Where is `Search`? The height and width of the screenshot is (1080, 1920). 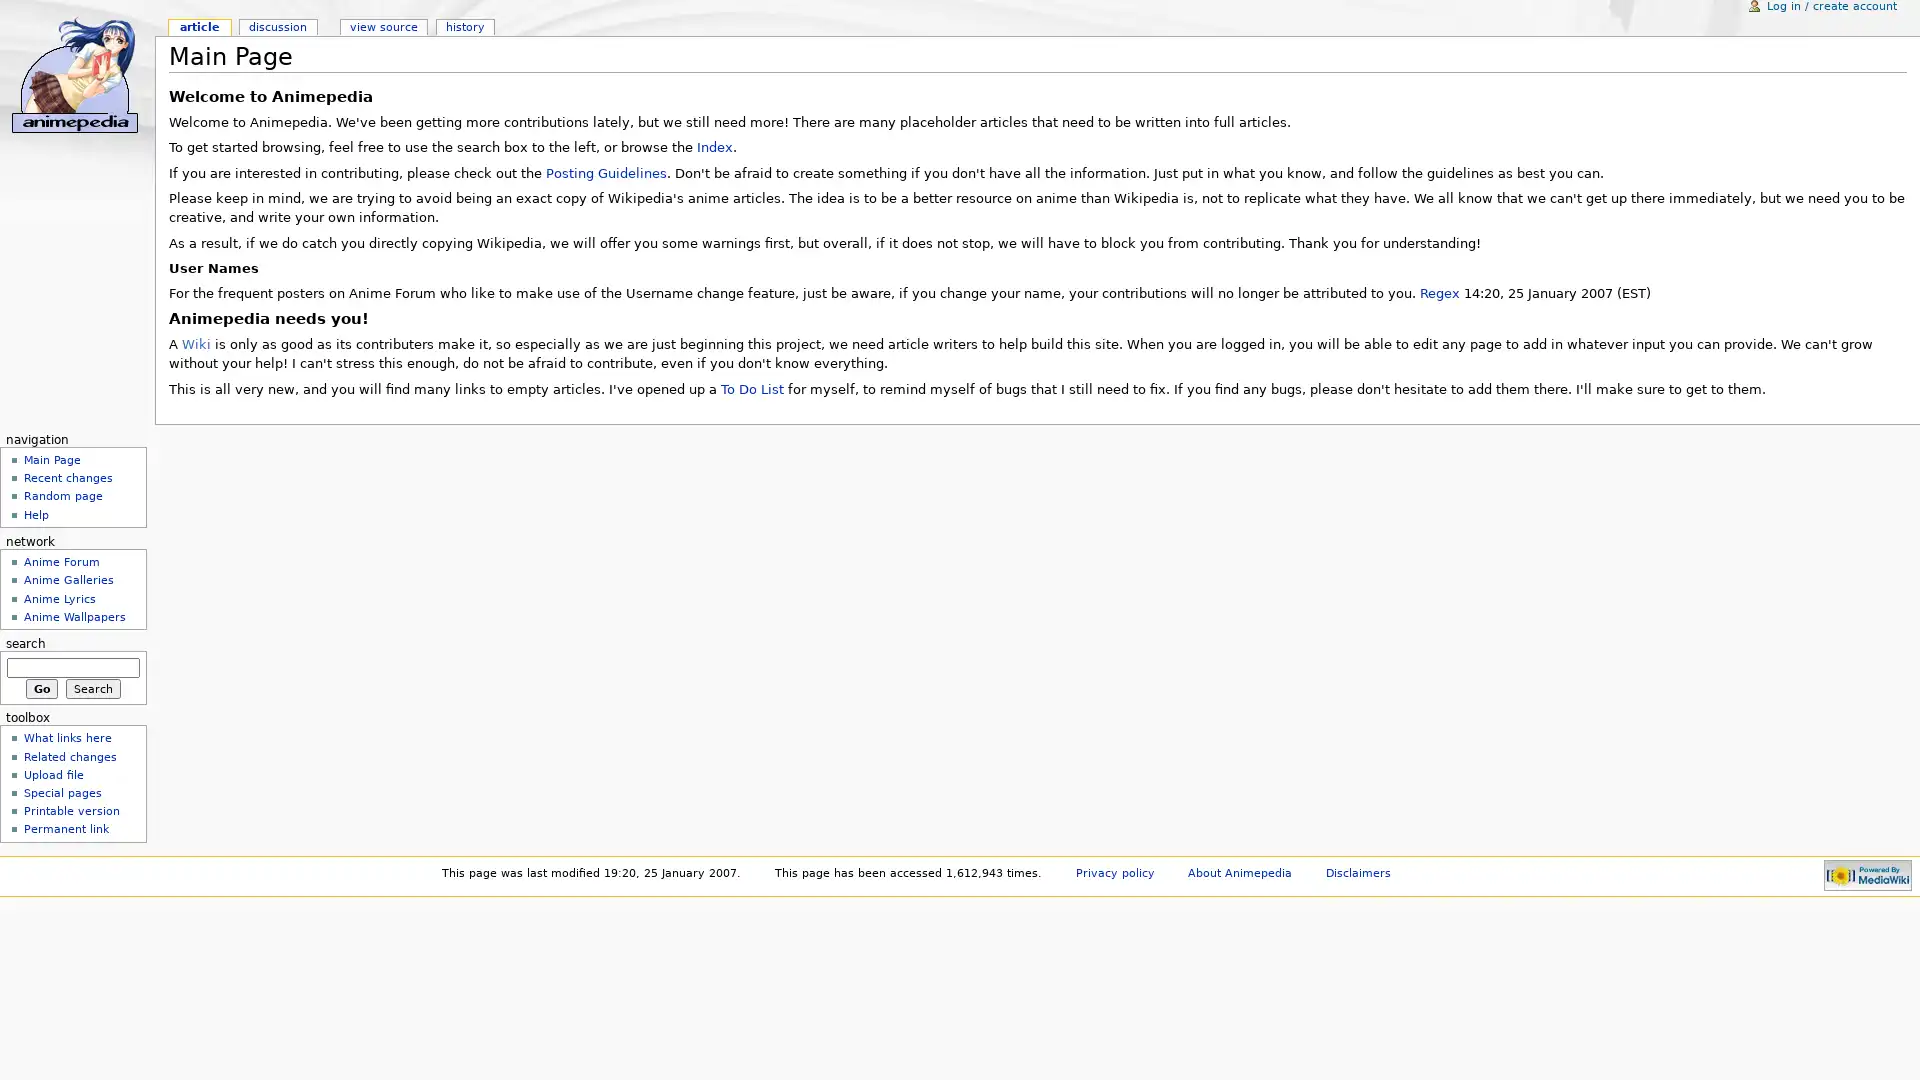 Search is located at coordinates (92, 686).